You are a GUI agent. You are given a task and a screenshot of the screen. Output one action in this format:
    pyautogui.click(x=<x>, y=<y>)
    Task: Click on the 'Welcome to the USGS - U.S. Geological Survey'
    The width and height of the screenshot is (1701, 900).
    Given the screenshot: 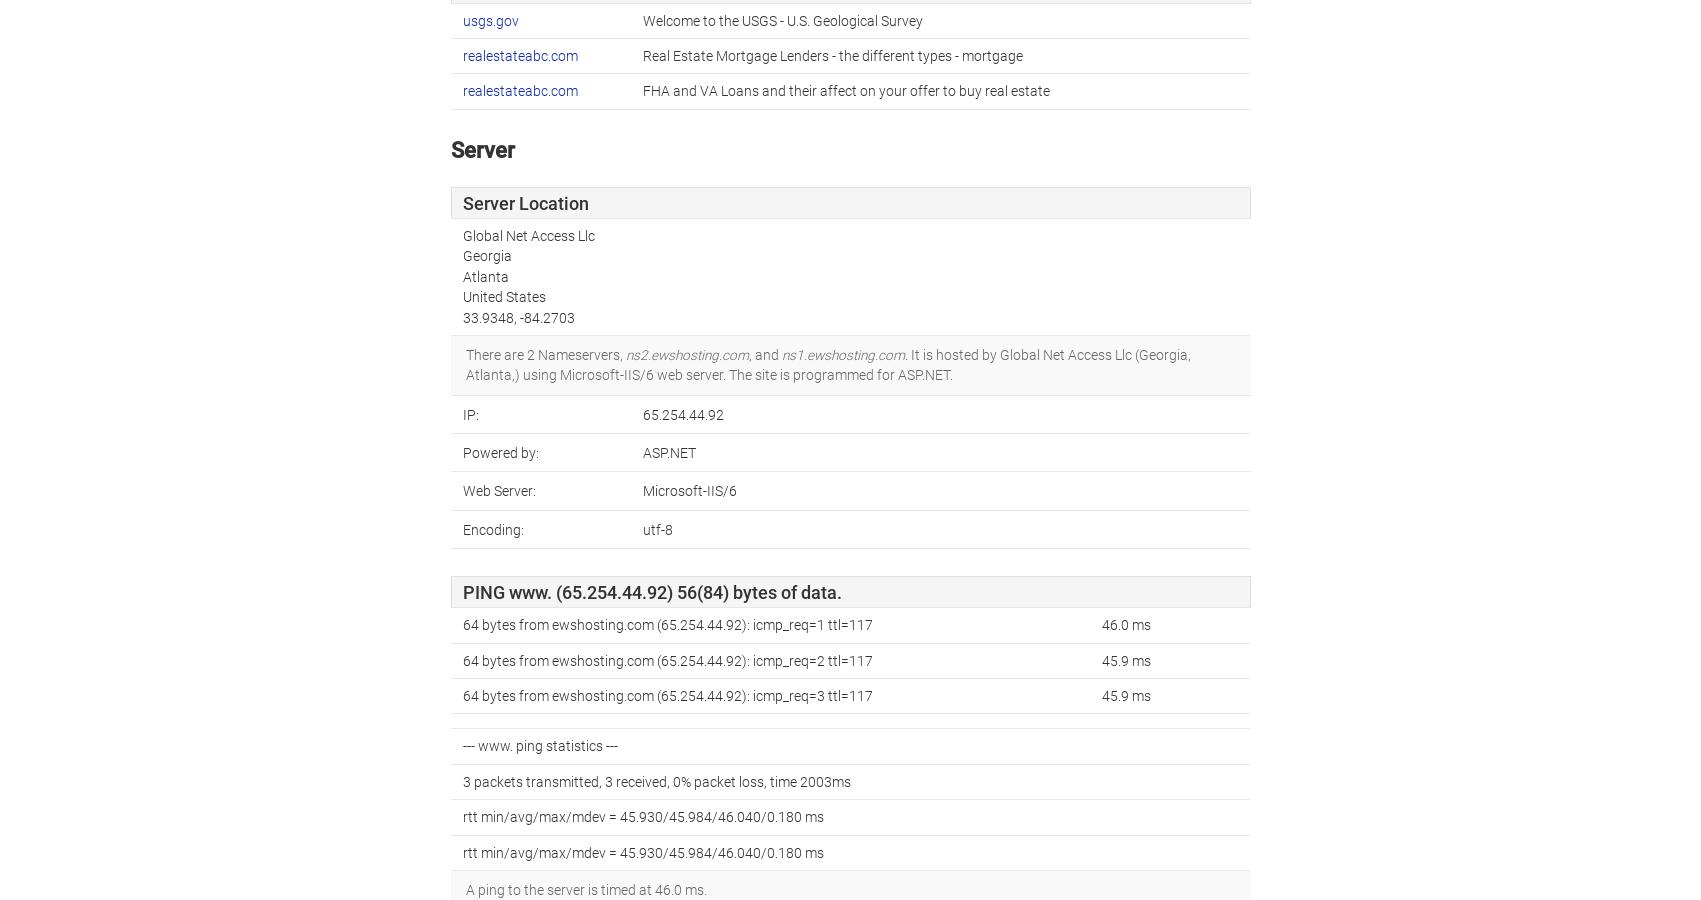 What is the action you would take?
    pyautogui.click(x=640, y=18)
    